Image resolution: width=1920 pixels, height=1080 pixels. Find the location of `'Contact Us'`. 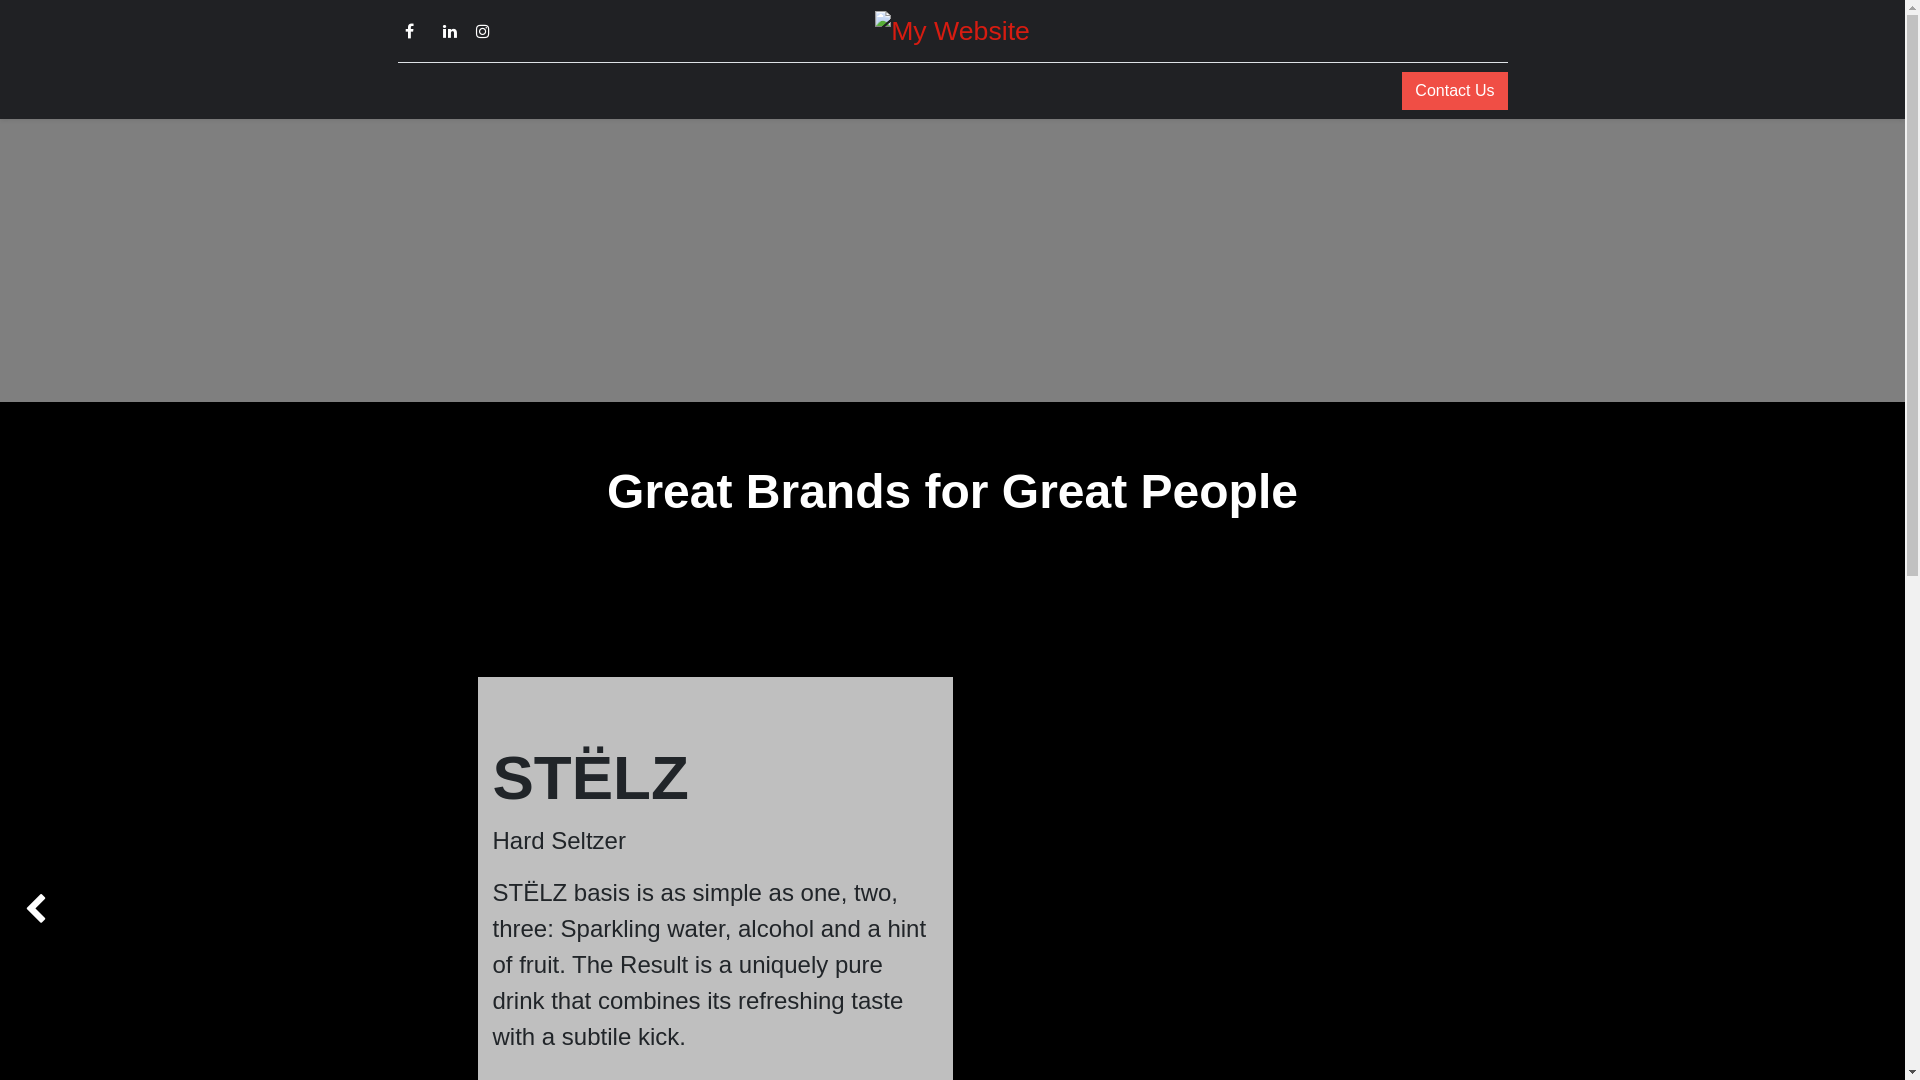

'Contact Us' is located at coordinates (1454, 91).